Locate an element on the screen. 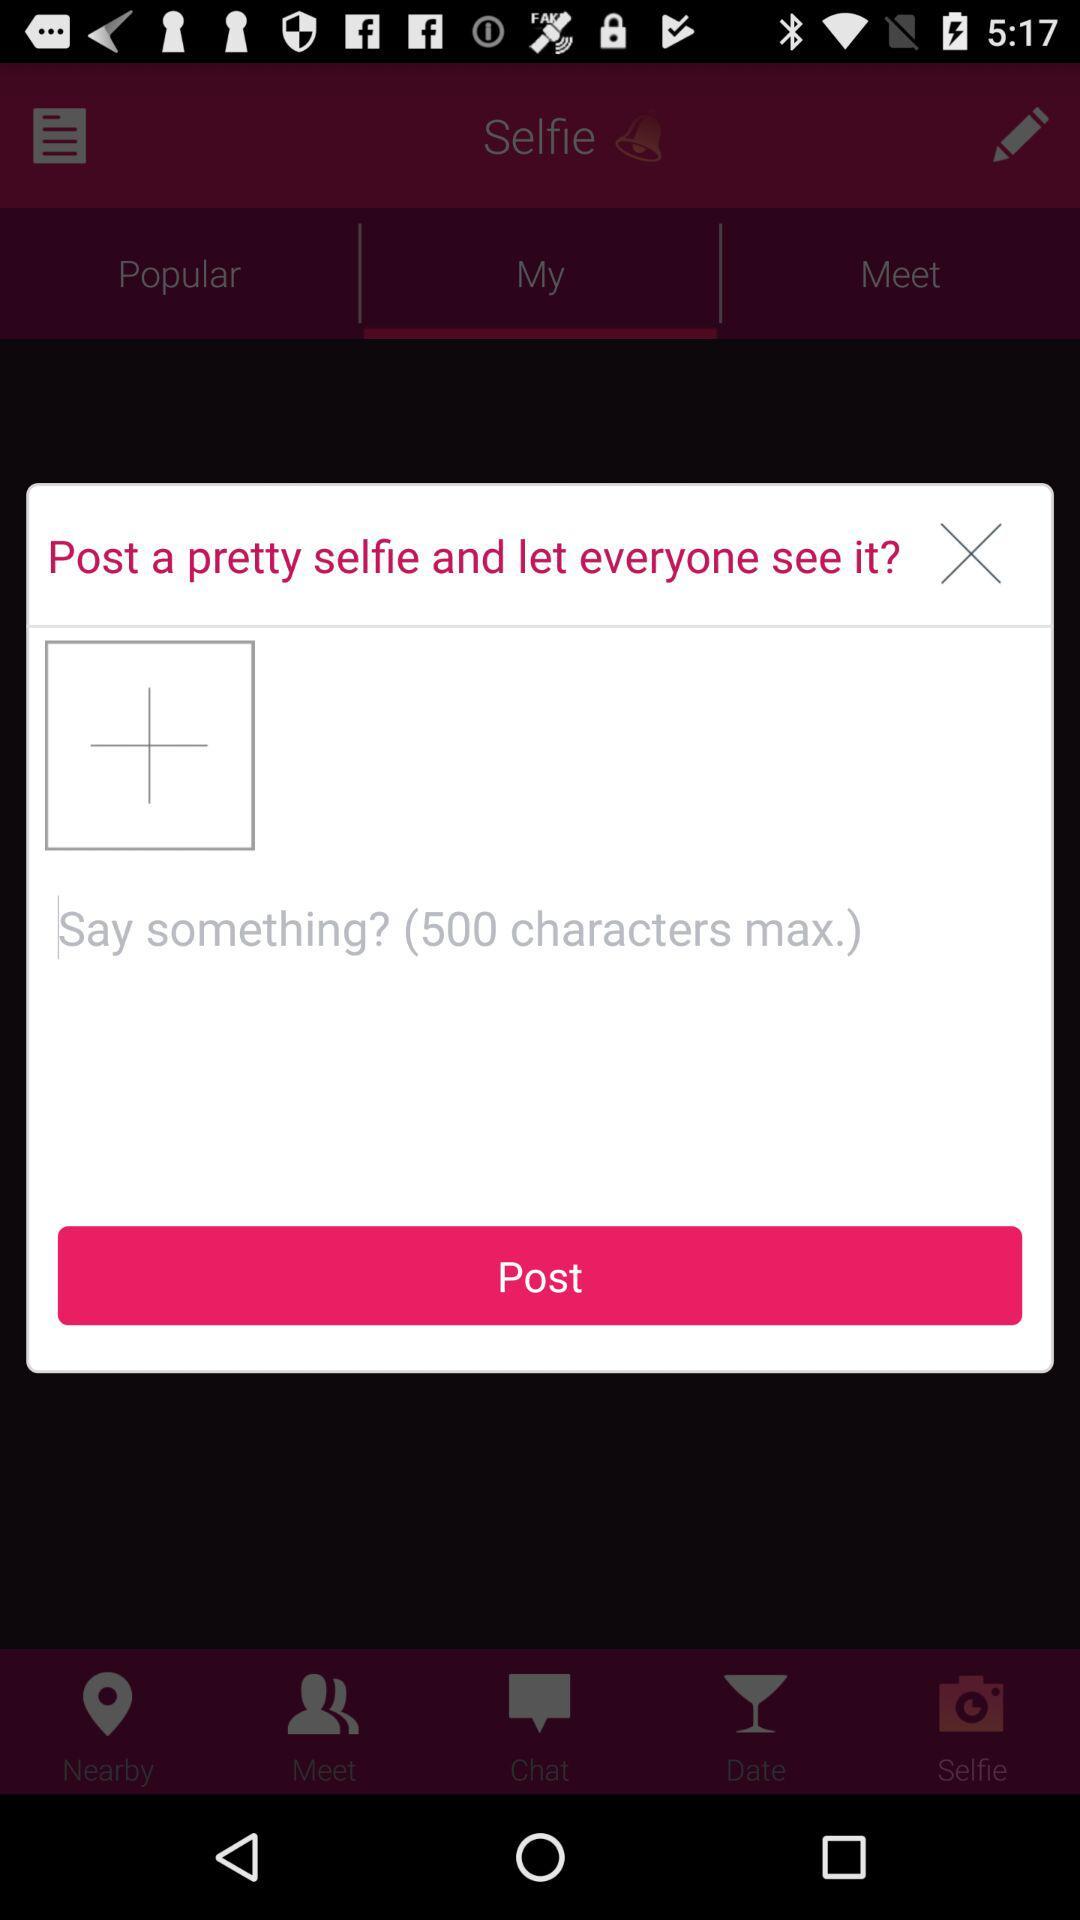  the item to the right of the post a pretty item is located at coordinates (970, 555).